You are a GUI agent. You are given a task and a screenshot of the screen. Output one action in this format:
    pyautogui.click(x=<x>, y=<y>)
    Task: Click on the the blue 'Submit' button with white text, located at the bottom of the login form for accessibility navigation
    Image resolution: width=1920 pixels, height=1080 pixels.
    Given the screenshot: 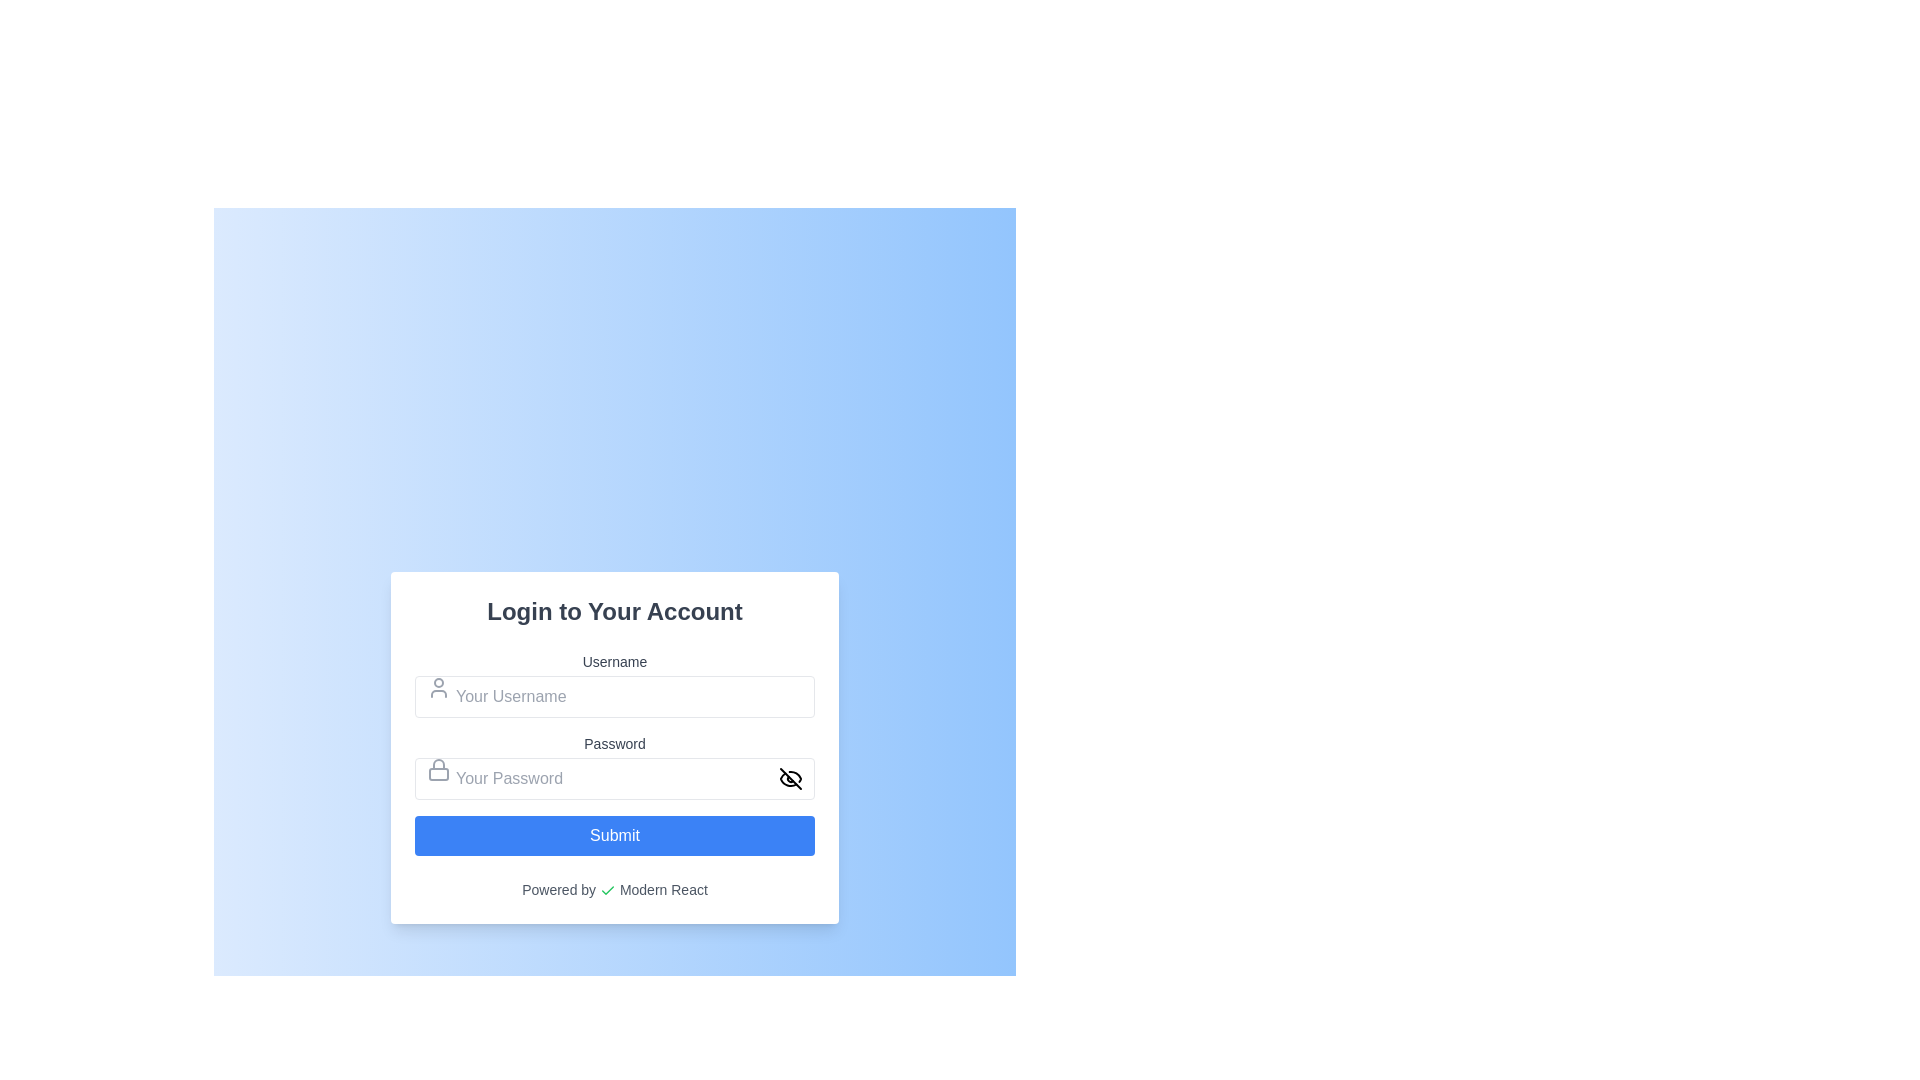 What is the action you would take?
    pyautogui.click(x=613, y=836)
    